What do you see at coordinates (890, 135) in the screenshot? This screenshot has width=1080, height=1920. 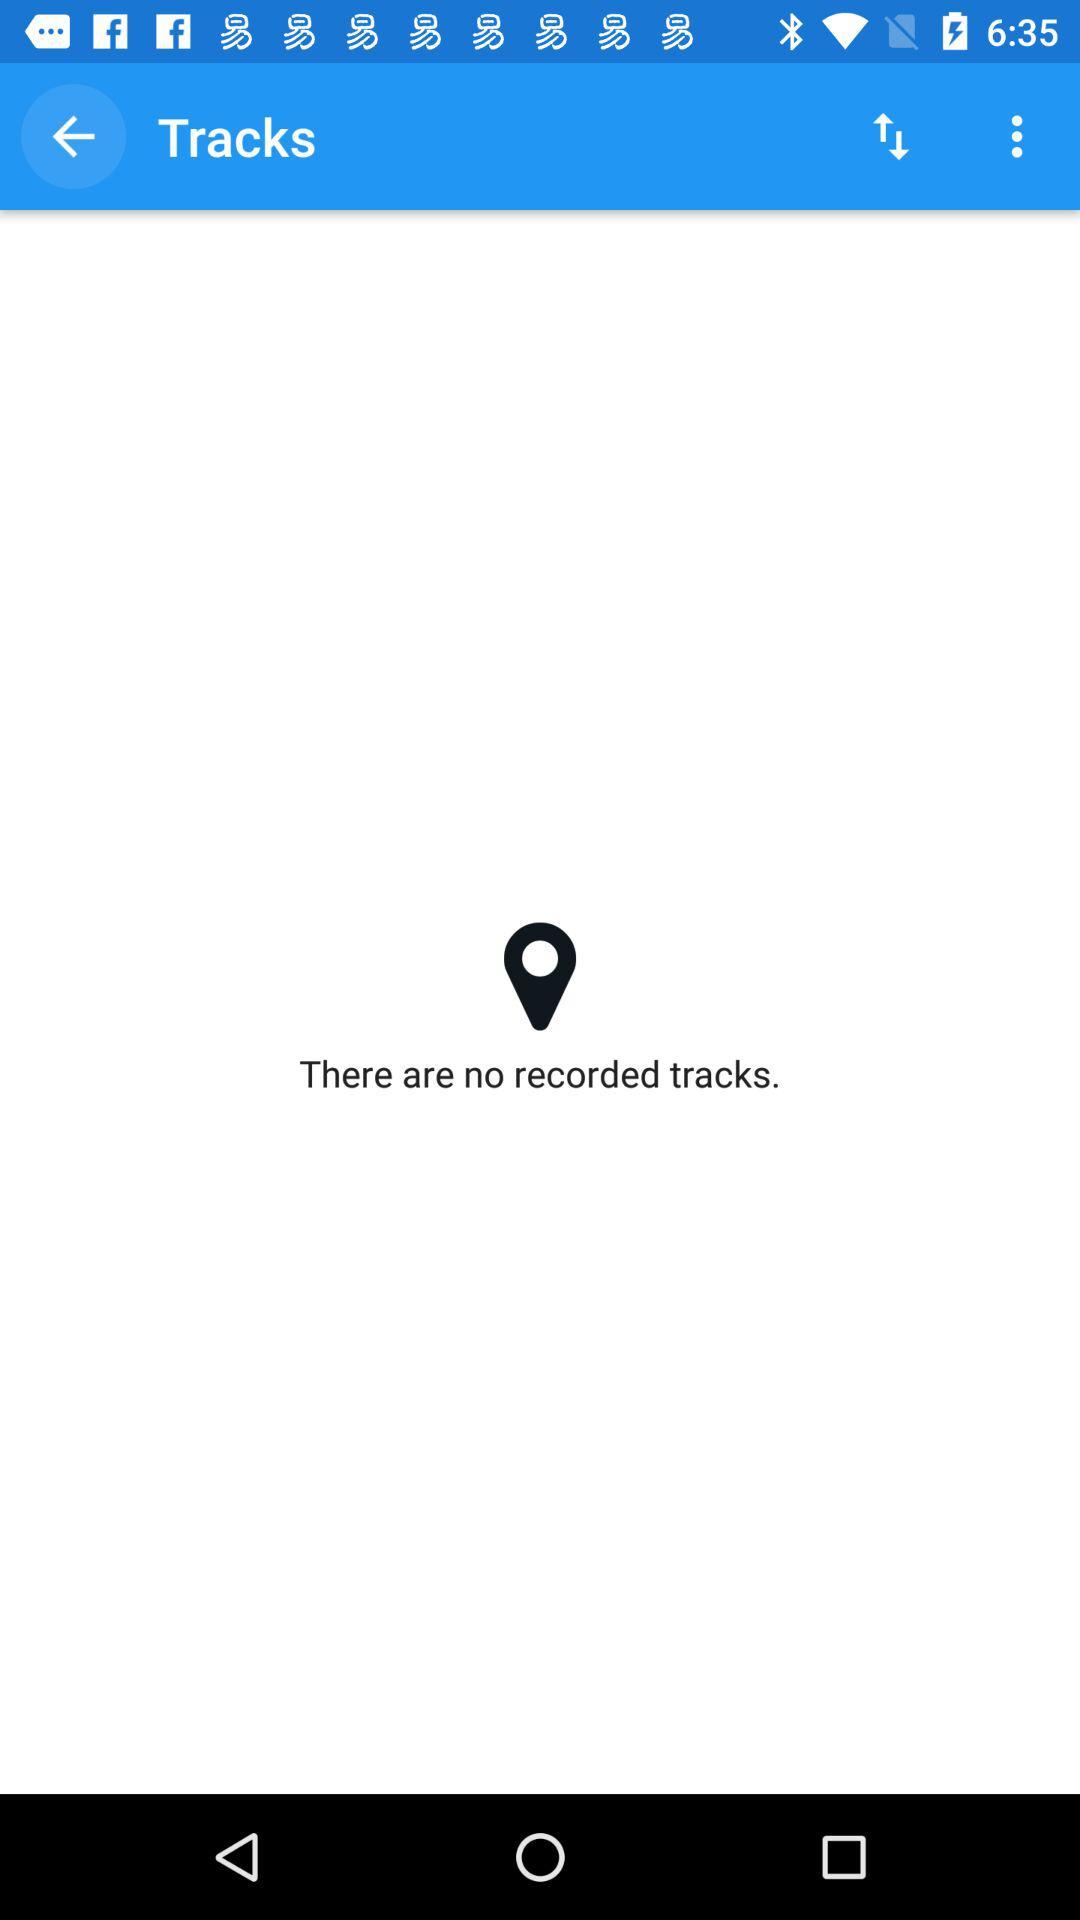 I see `the item next to tracks item` at bounding box center [890, 135].